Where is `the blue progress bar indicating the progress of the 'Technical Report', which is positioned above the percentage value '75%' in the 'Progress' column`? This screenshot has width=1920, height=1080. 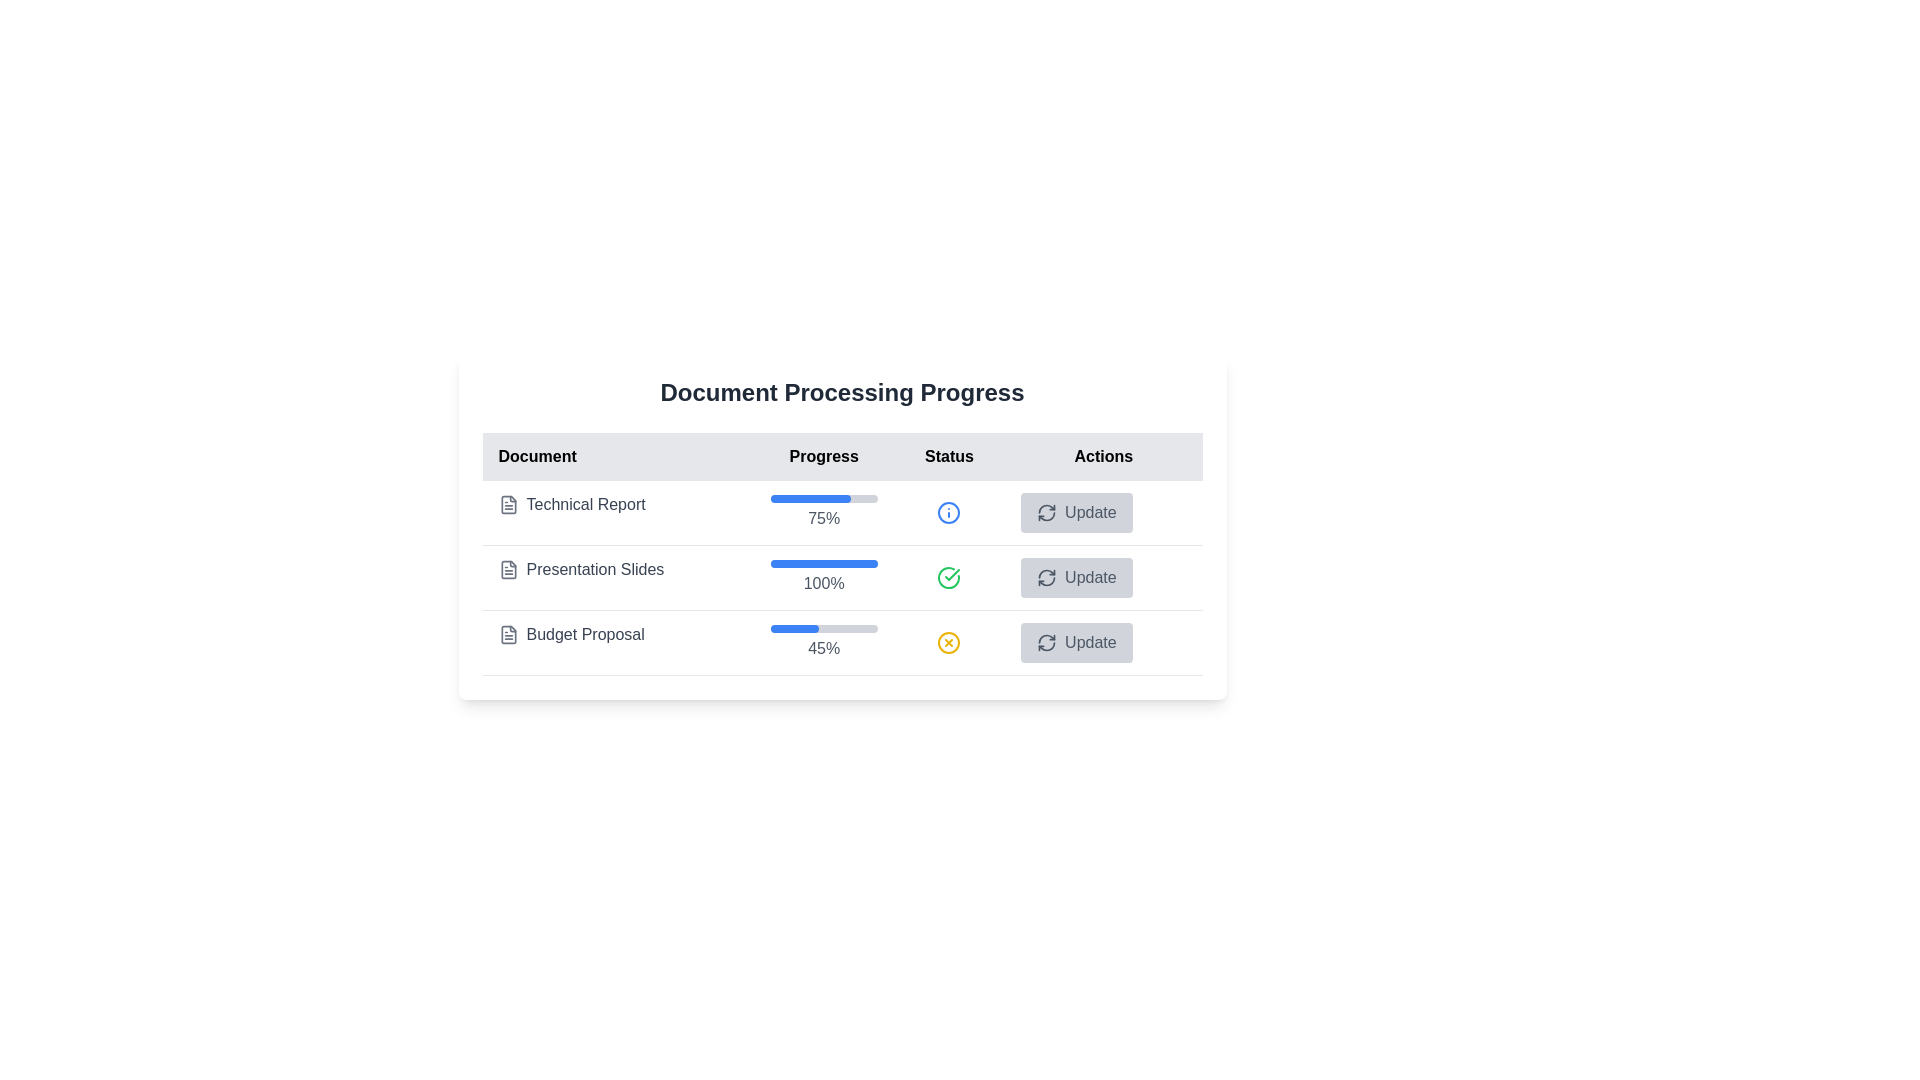
the blue progress bar indicating the progress of the 'Technical Report', which is positioned above the percentage value '75%' in the 'Progress' column is located at coordinates (810, 497).